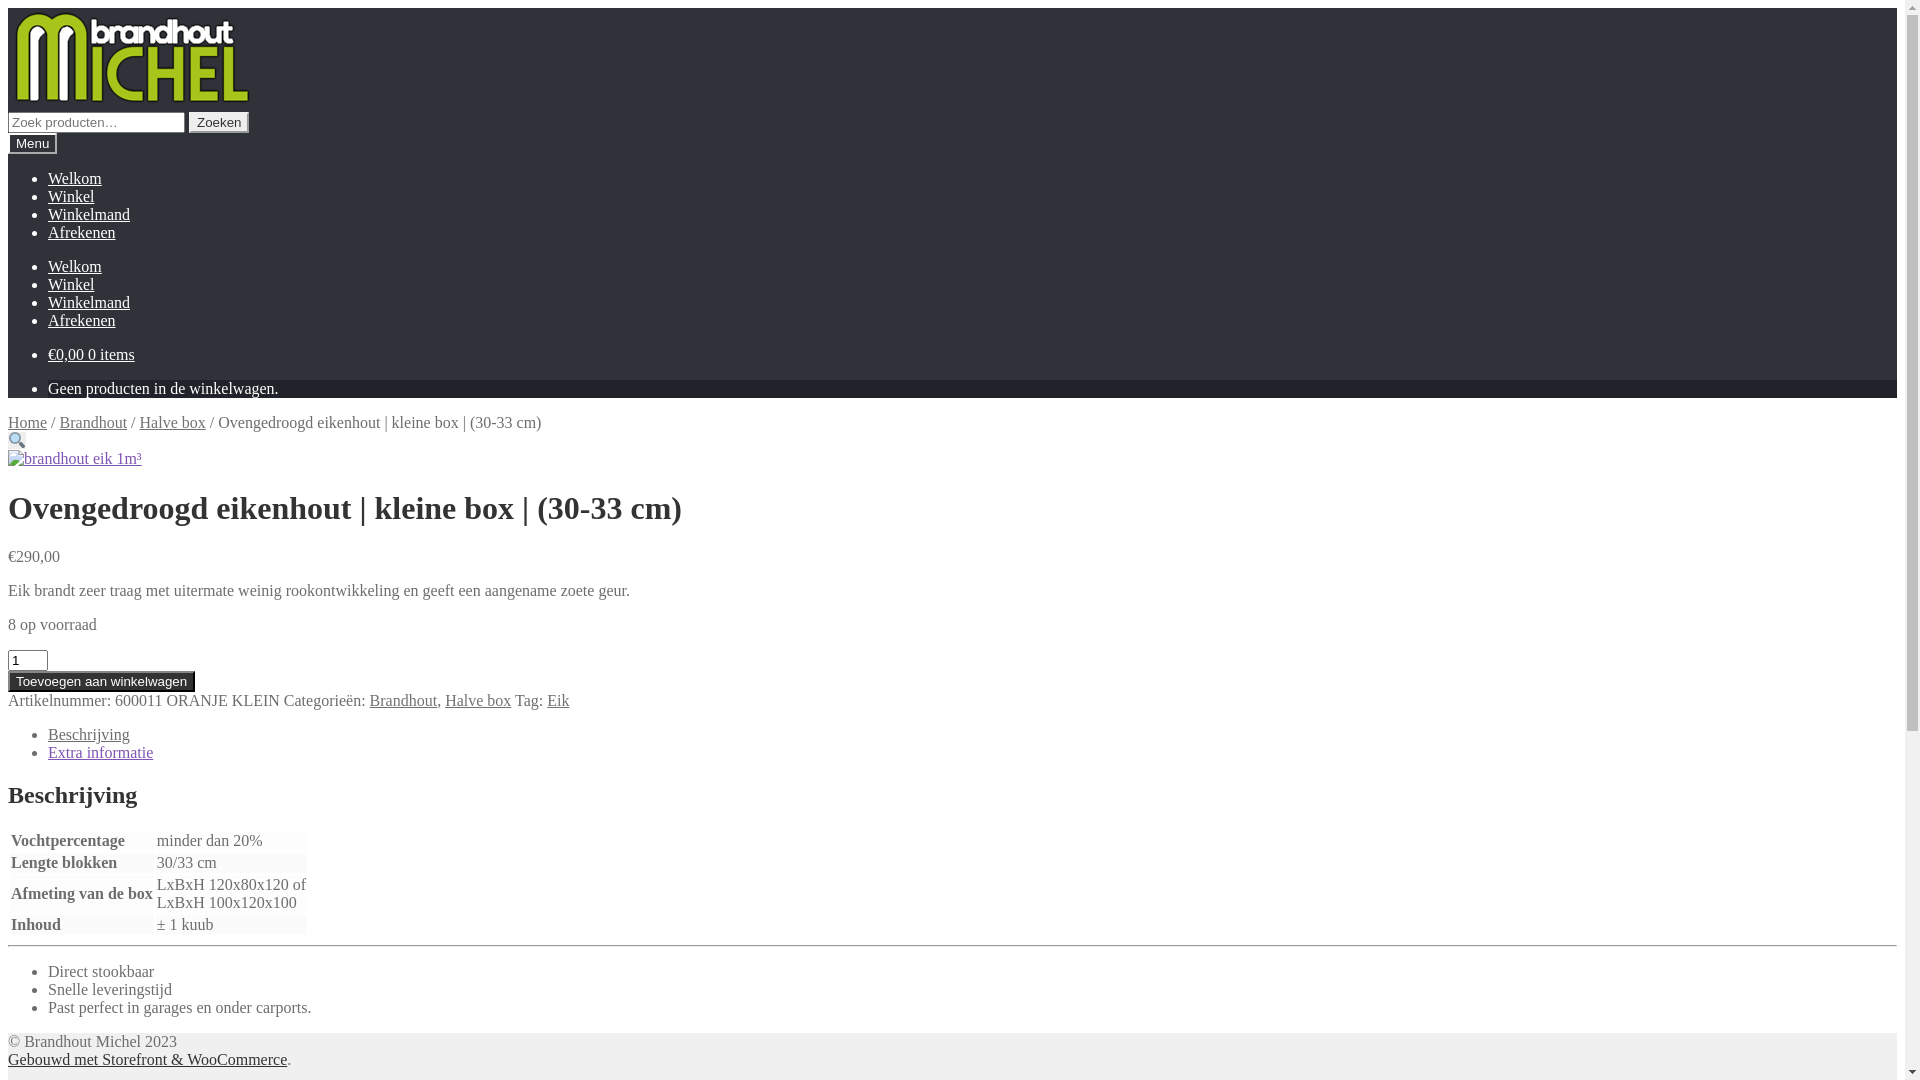  I want to click on 'Menu', so click(32, 142).